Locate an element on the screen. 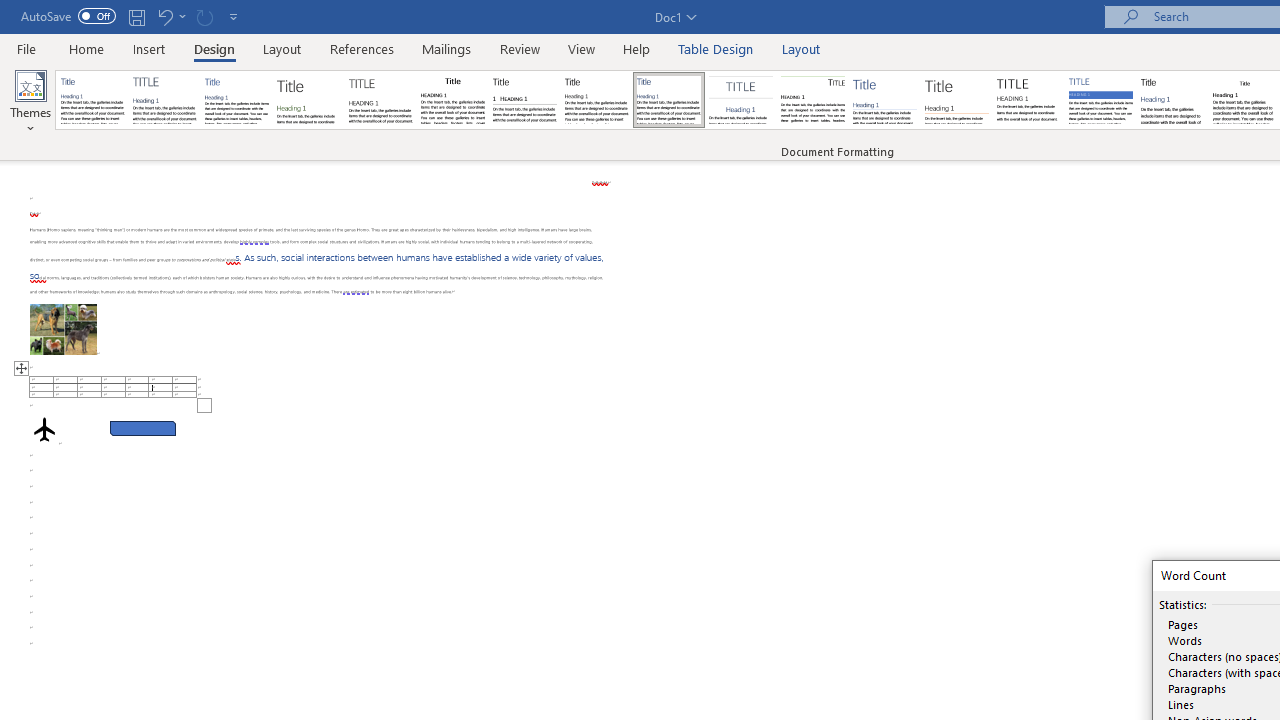 Image resolution: width=1280 pixels, height=720 pixels. 'AutoSave' is located at coordinates (68, 16).